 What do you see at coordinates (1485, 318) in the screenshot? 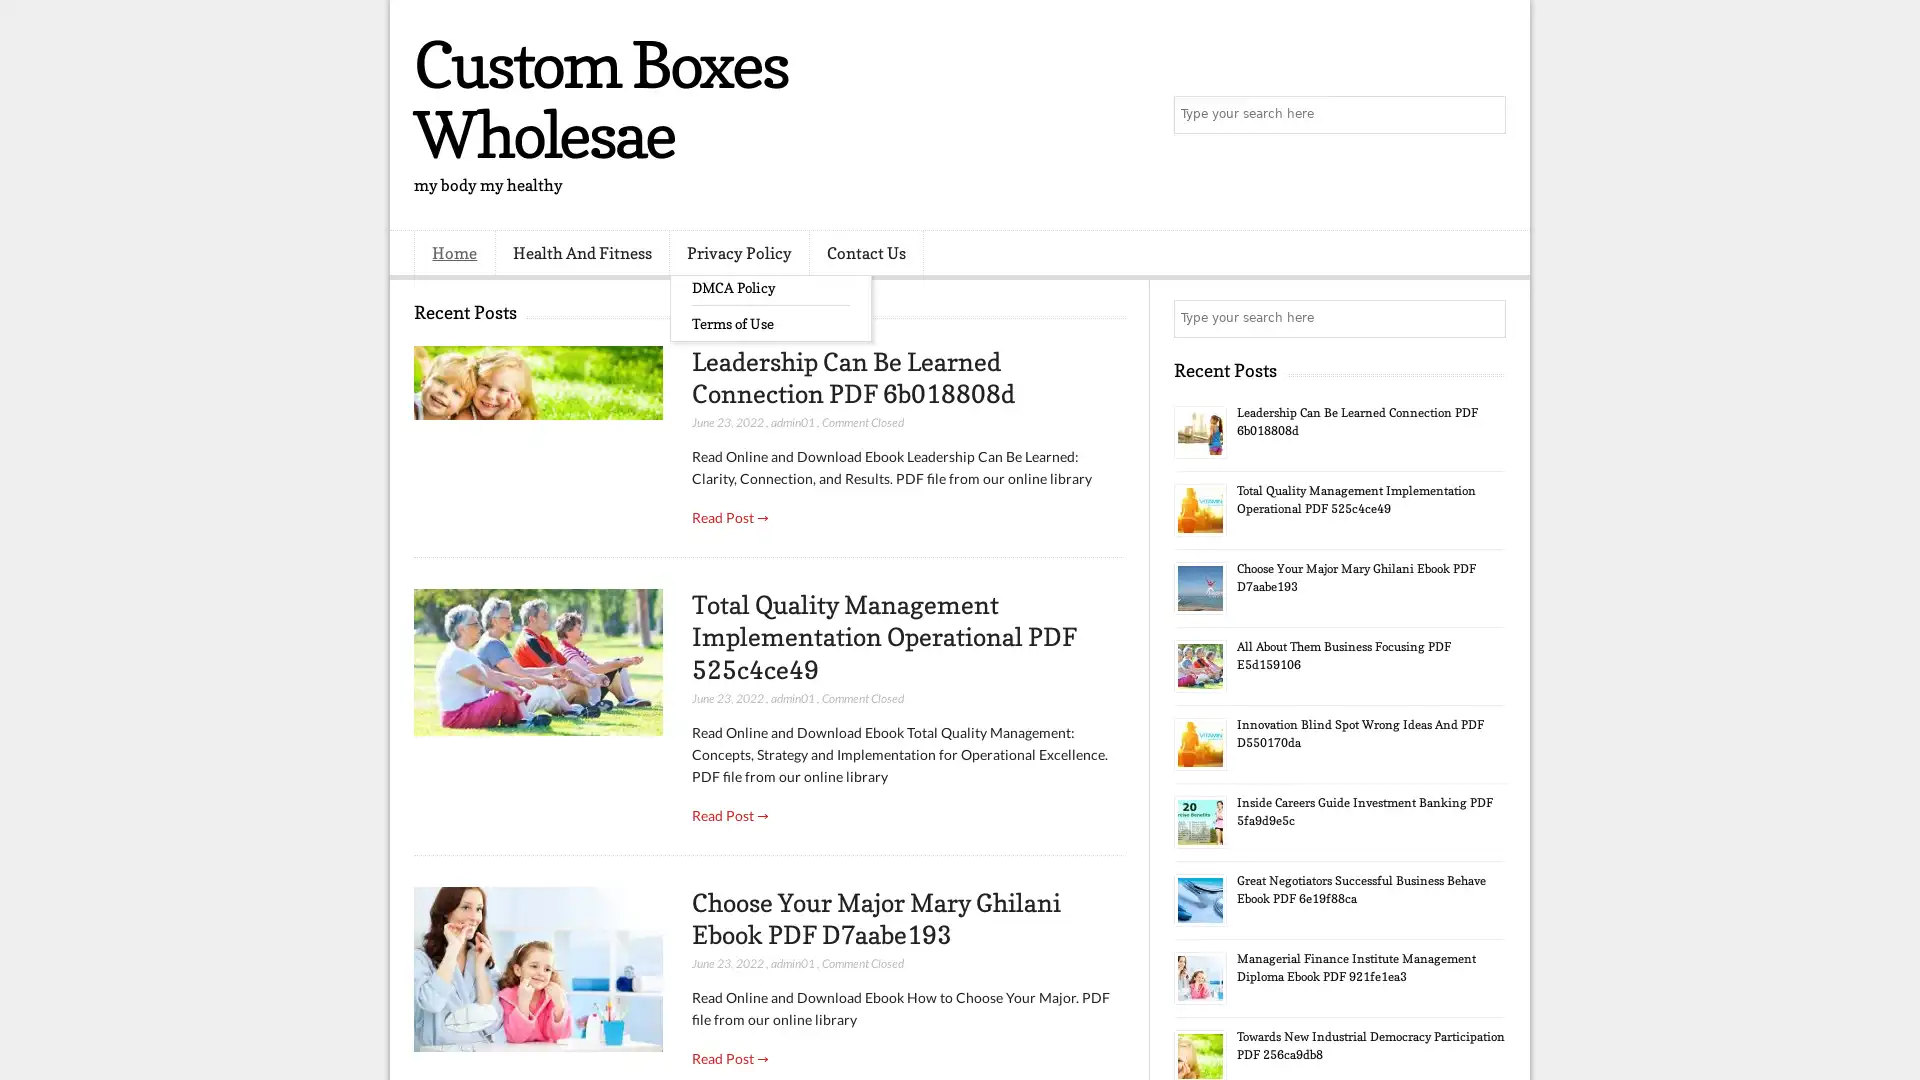
I see `Search` at bounding box center [1485, 318].